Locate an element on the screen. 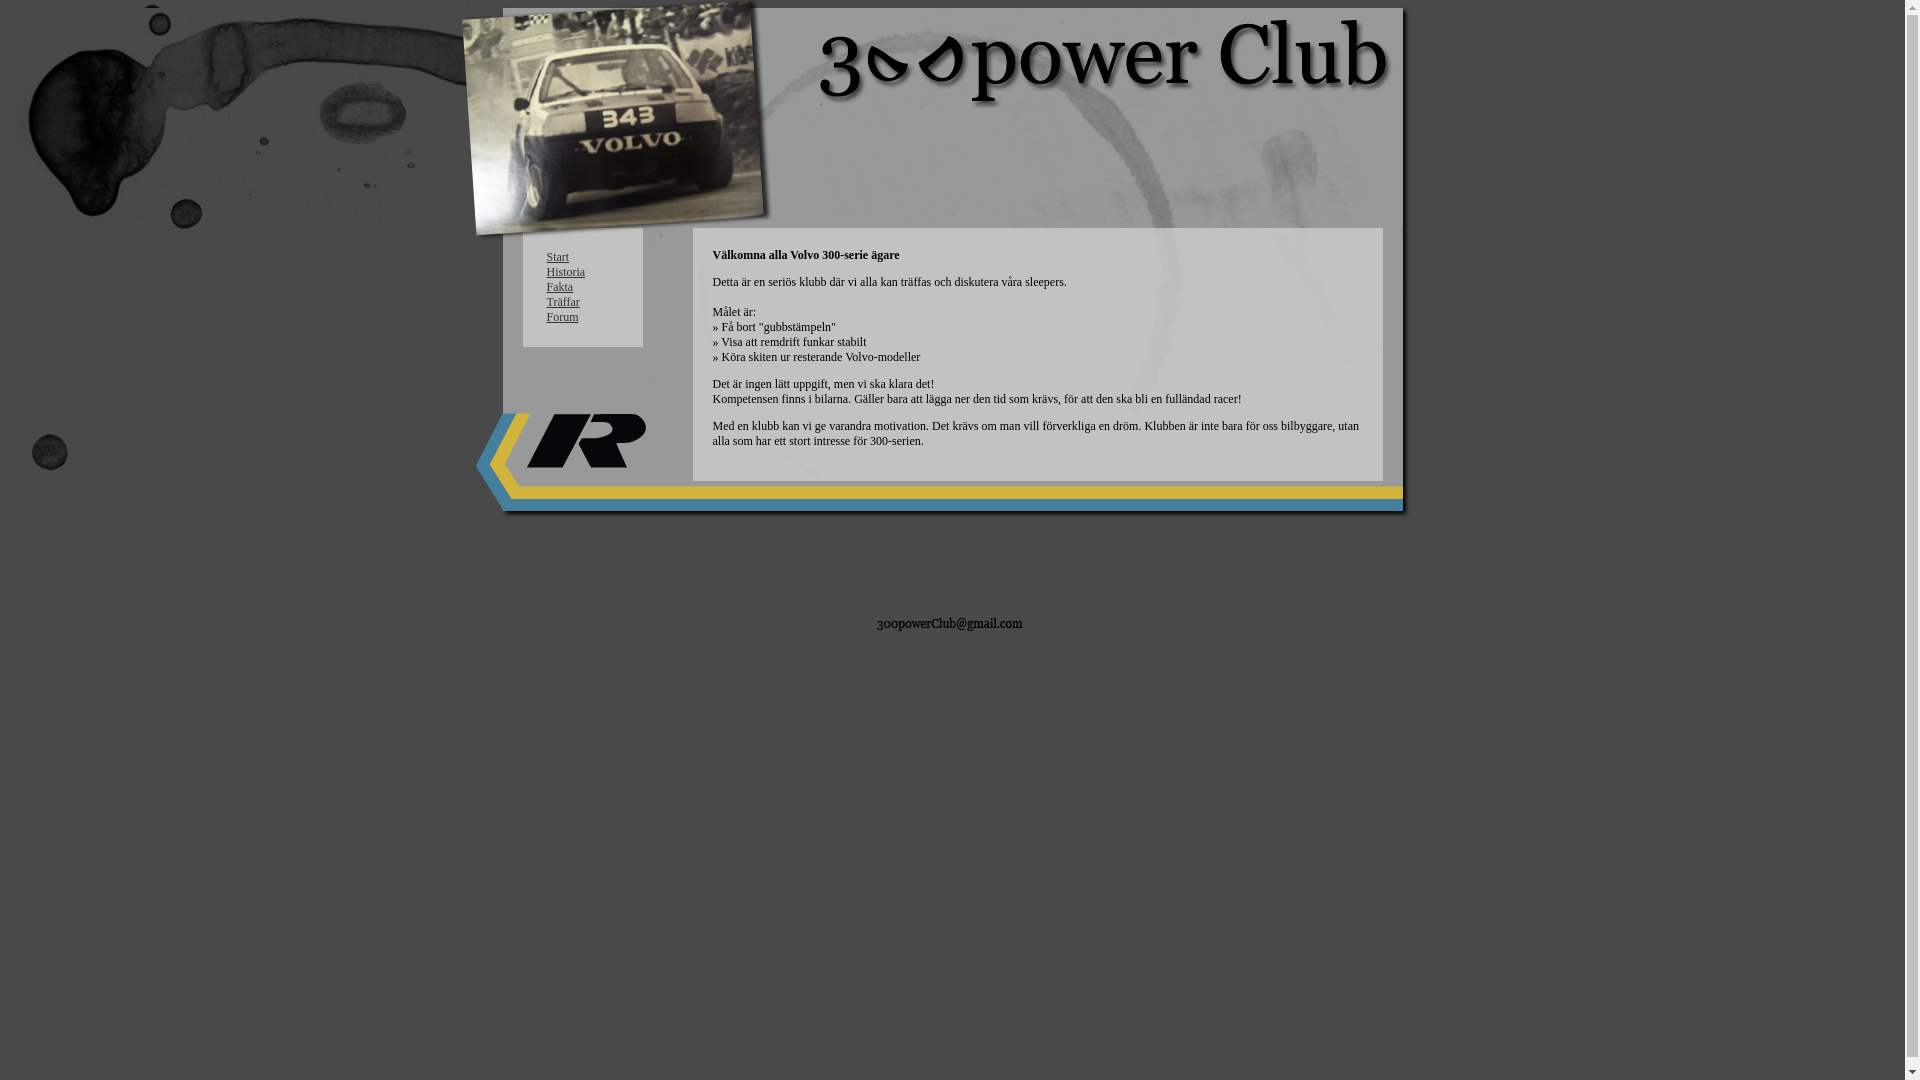 Image resolution: width=1920 pixels, height=1080 pixels. 'Historia' is located at coordinates (564, 272).